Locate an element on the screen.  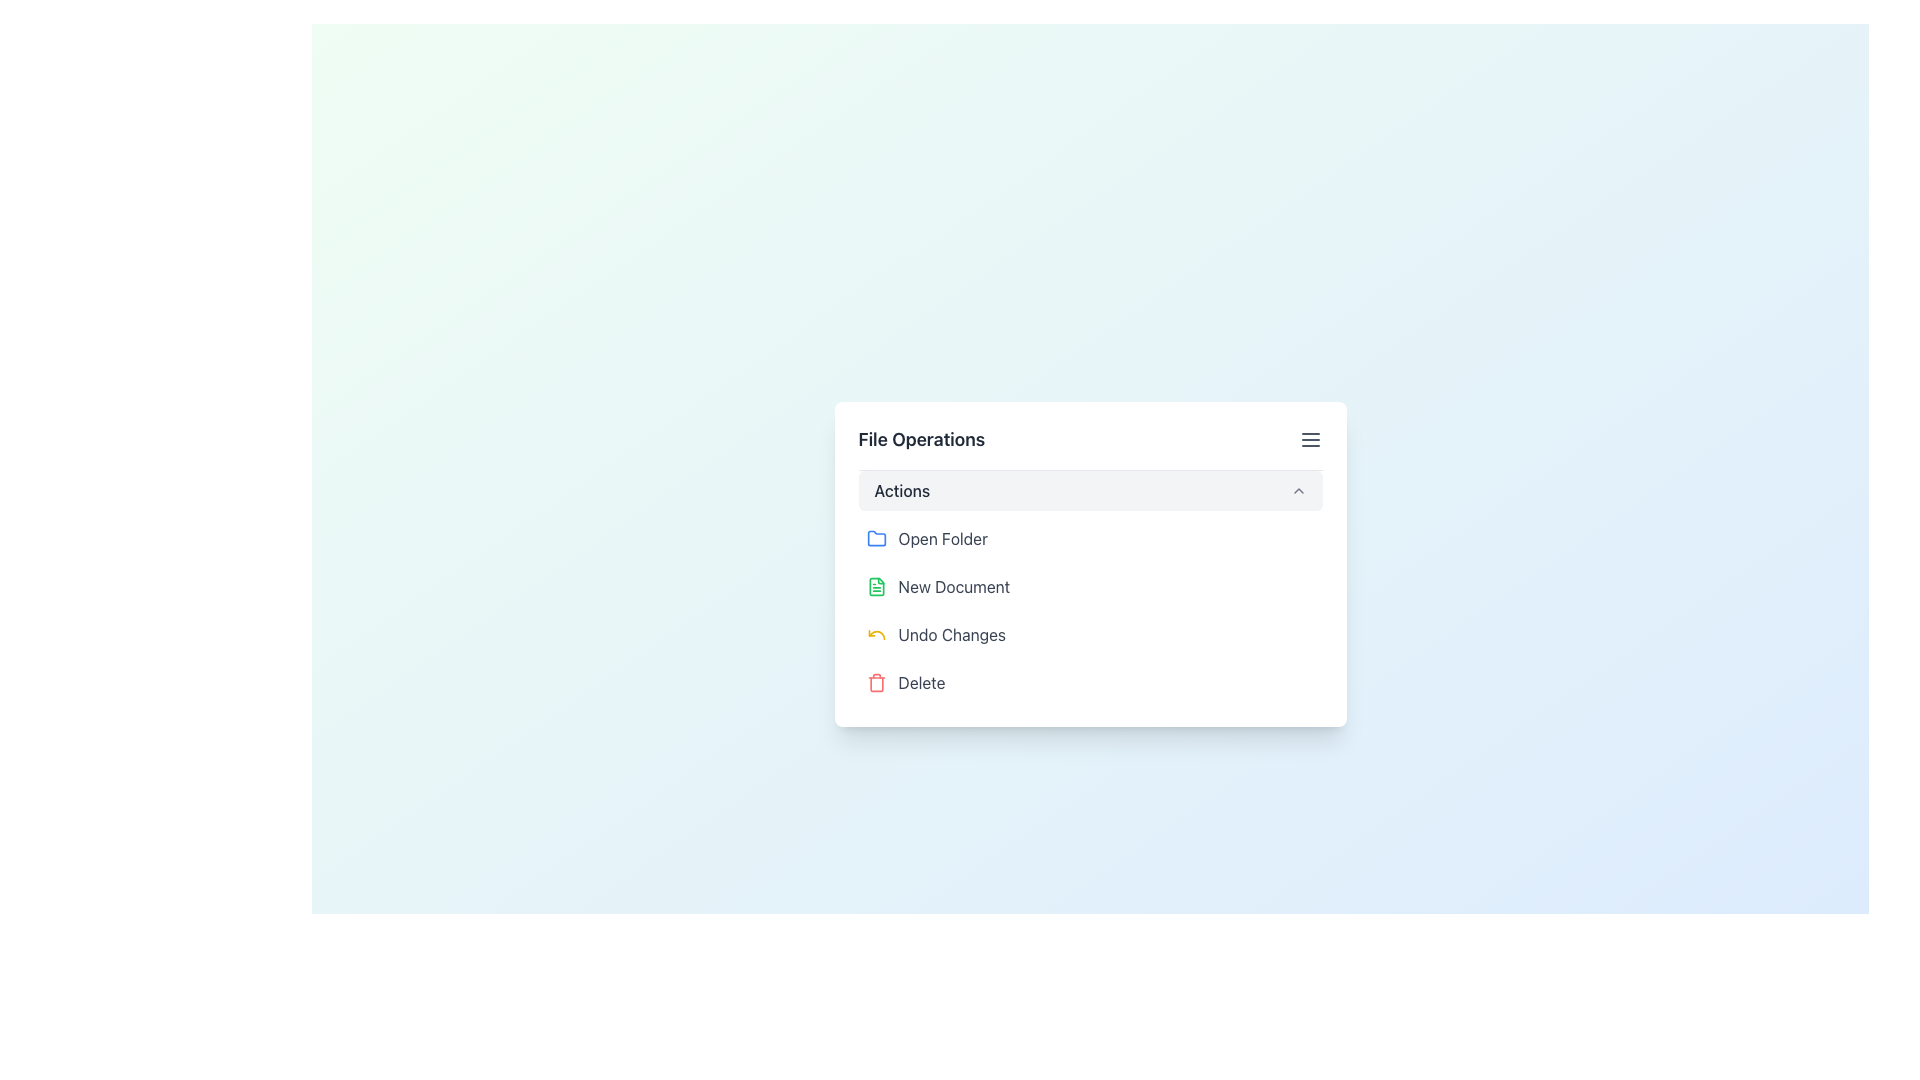
the 'Undo Changes' icon located on the leftmost side of the menu entry within the 'File Operations' panel is located at coordinates (876, 634).